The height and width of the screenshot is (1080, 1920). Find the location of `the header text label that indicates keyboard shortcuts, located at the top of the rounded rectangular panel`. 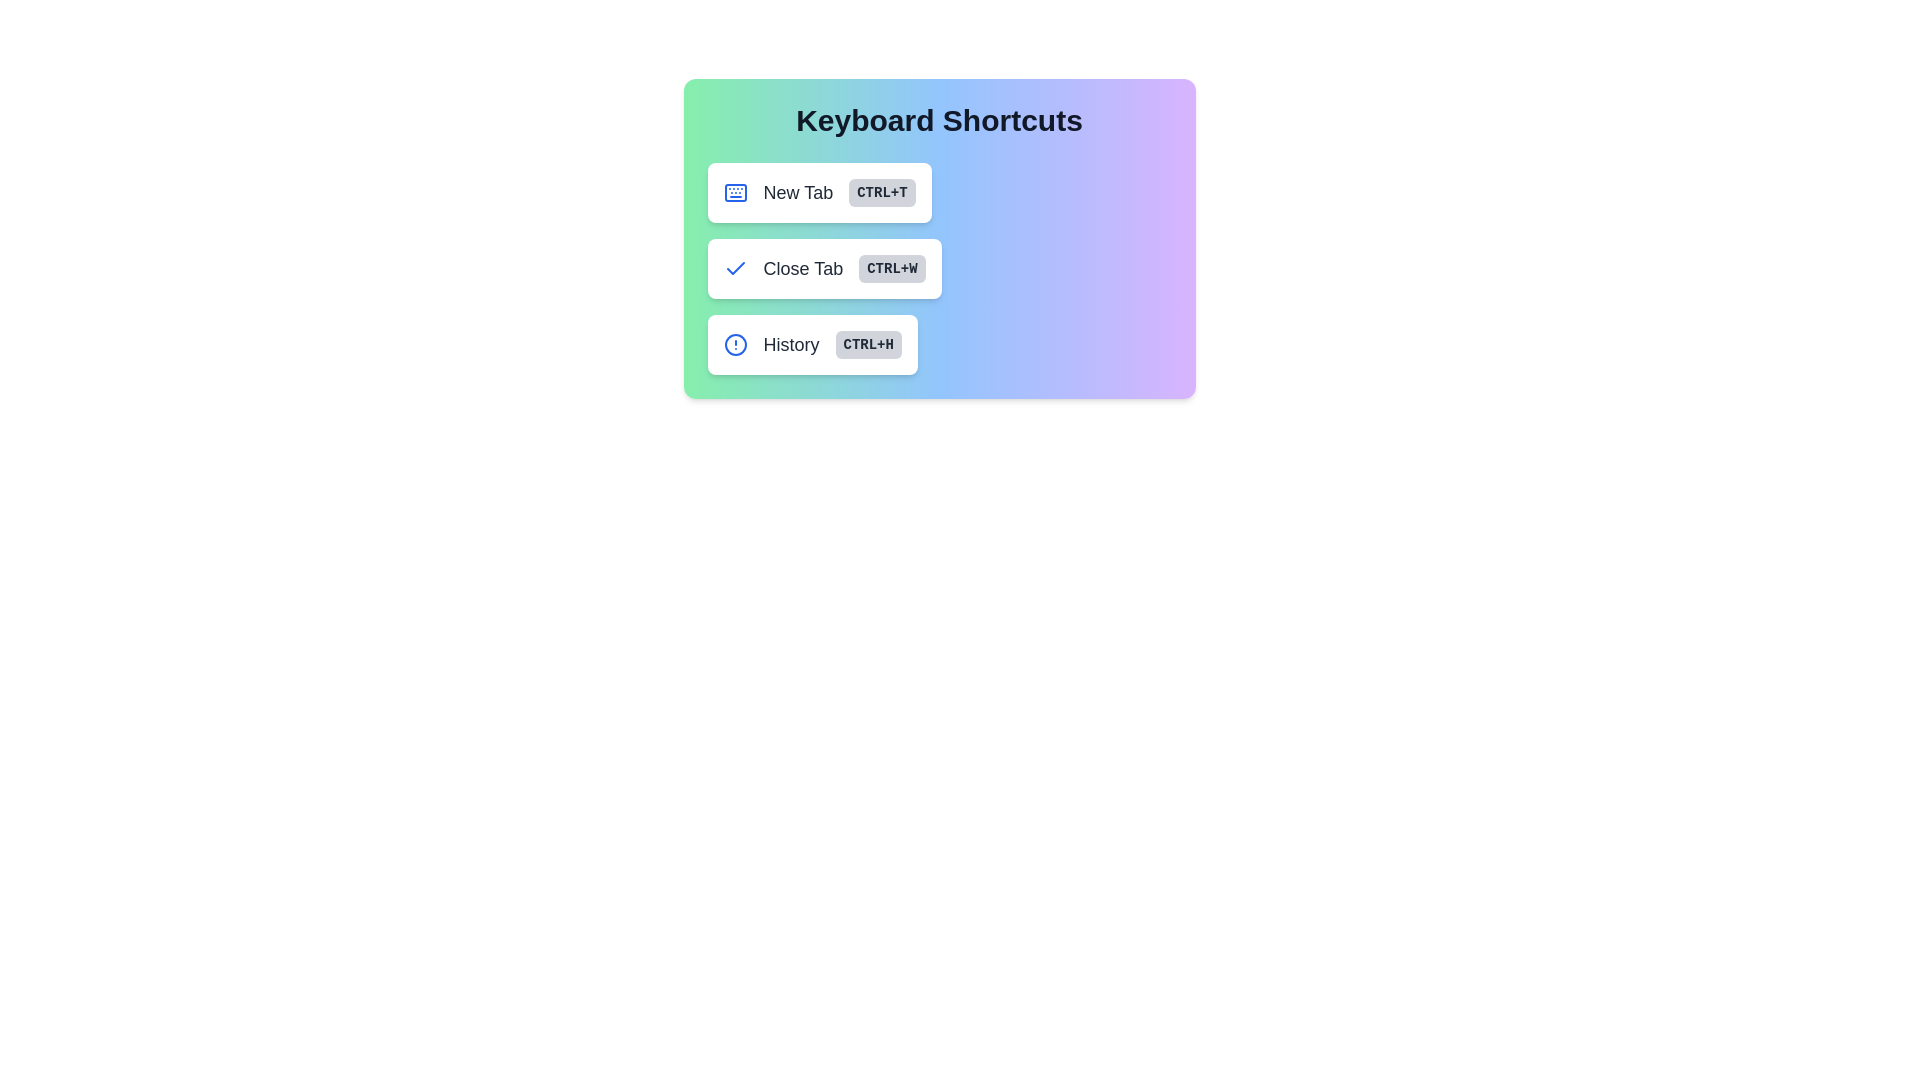

the header text label that indicates keyboard shortcuts, located at the top of the rounded rectangular panel is located at coordinates (938, 120).